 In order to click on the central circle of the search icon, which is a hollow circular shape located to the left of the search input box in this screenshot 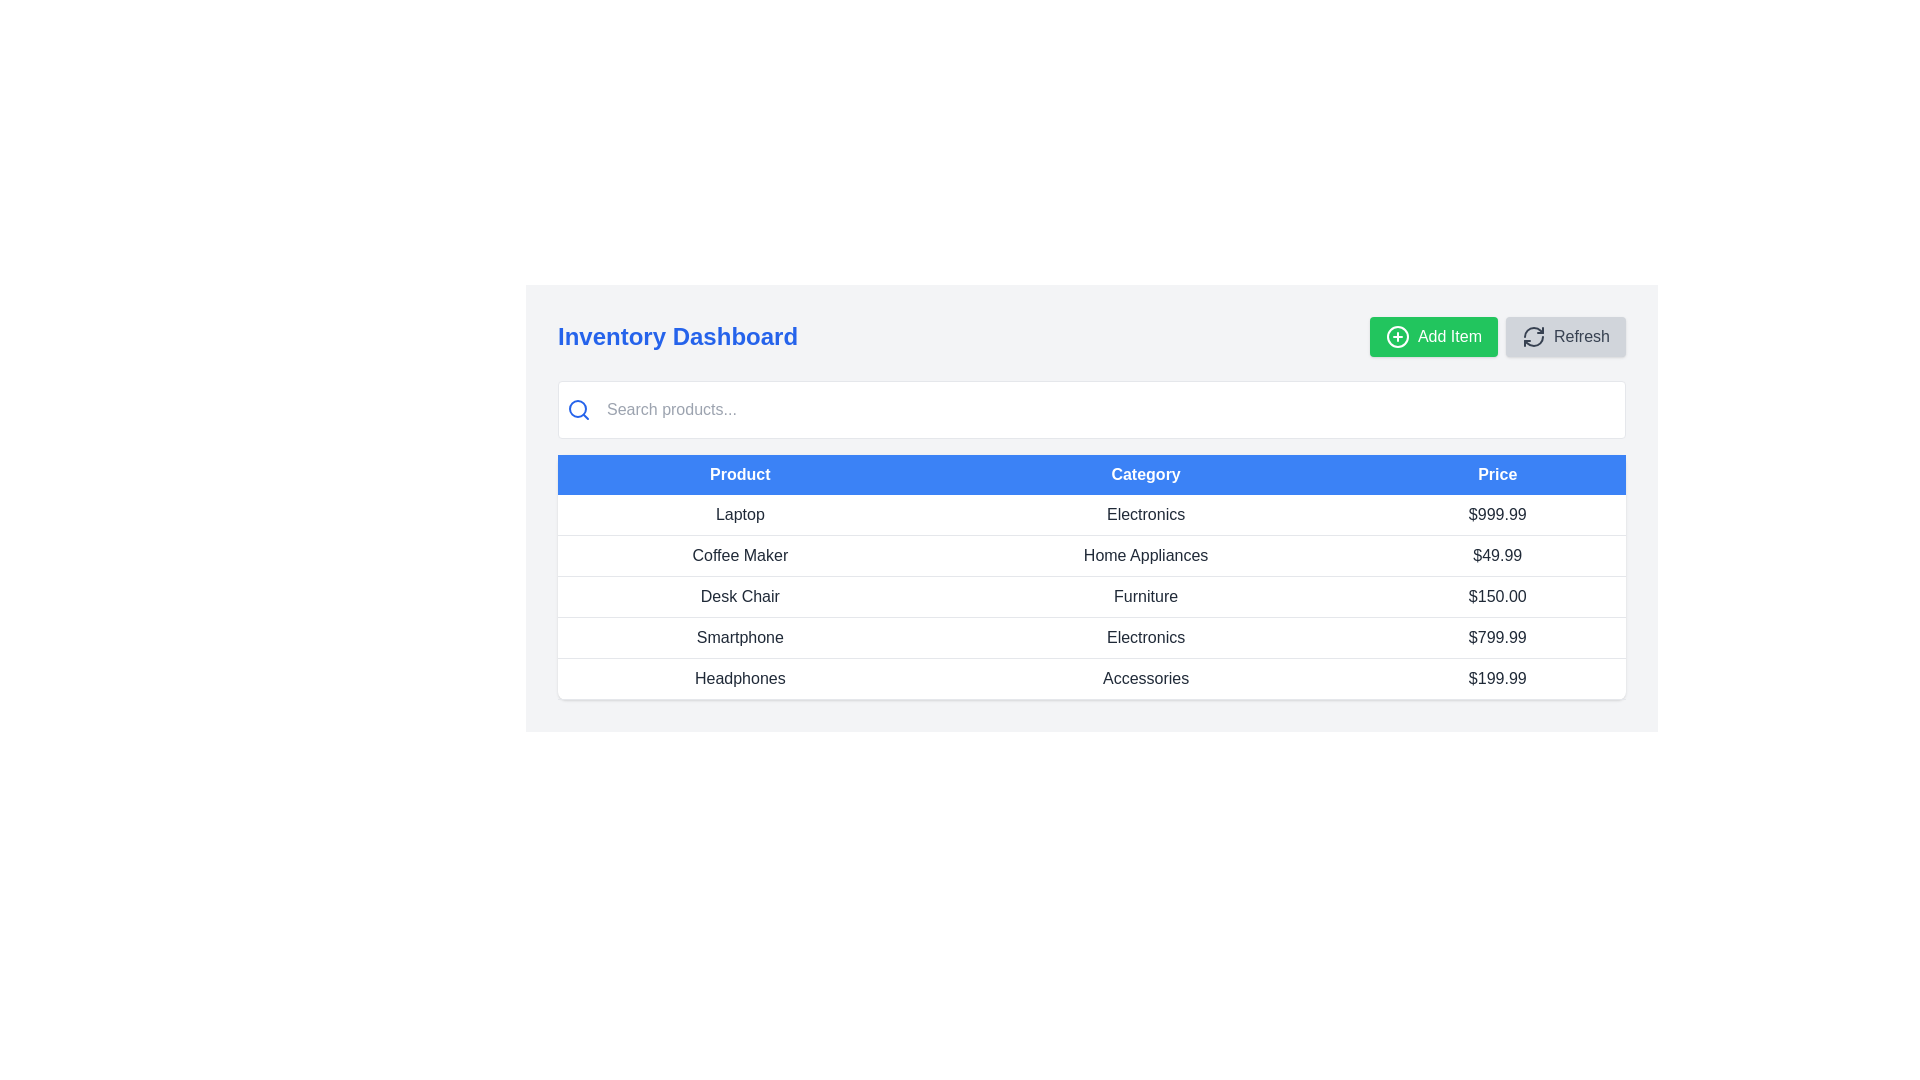, I will do `click(576, 407)`.